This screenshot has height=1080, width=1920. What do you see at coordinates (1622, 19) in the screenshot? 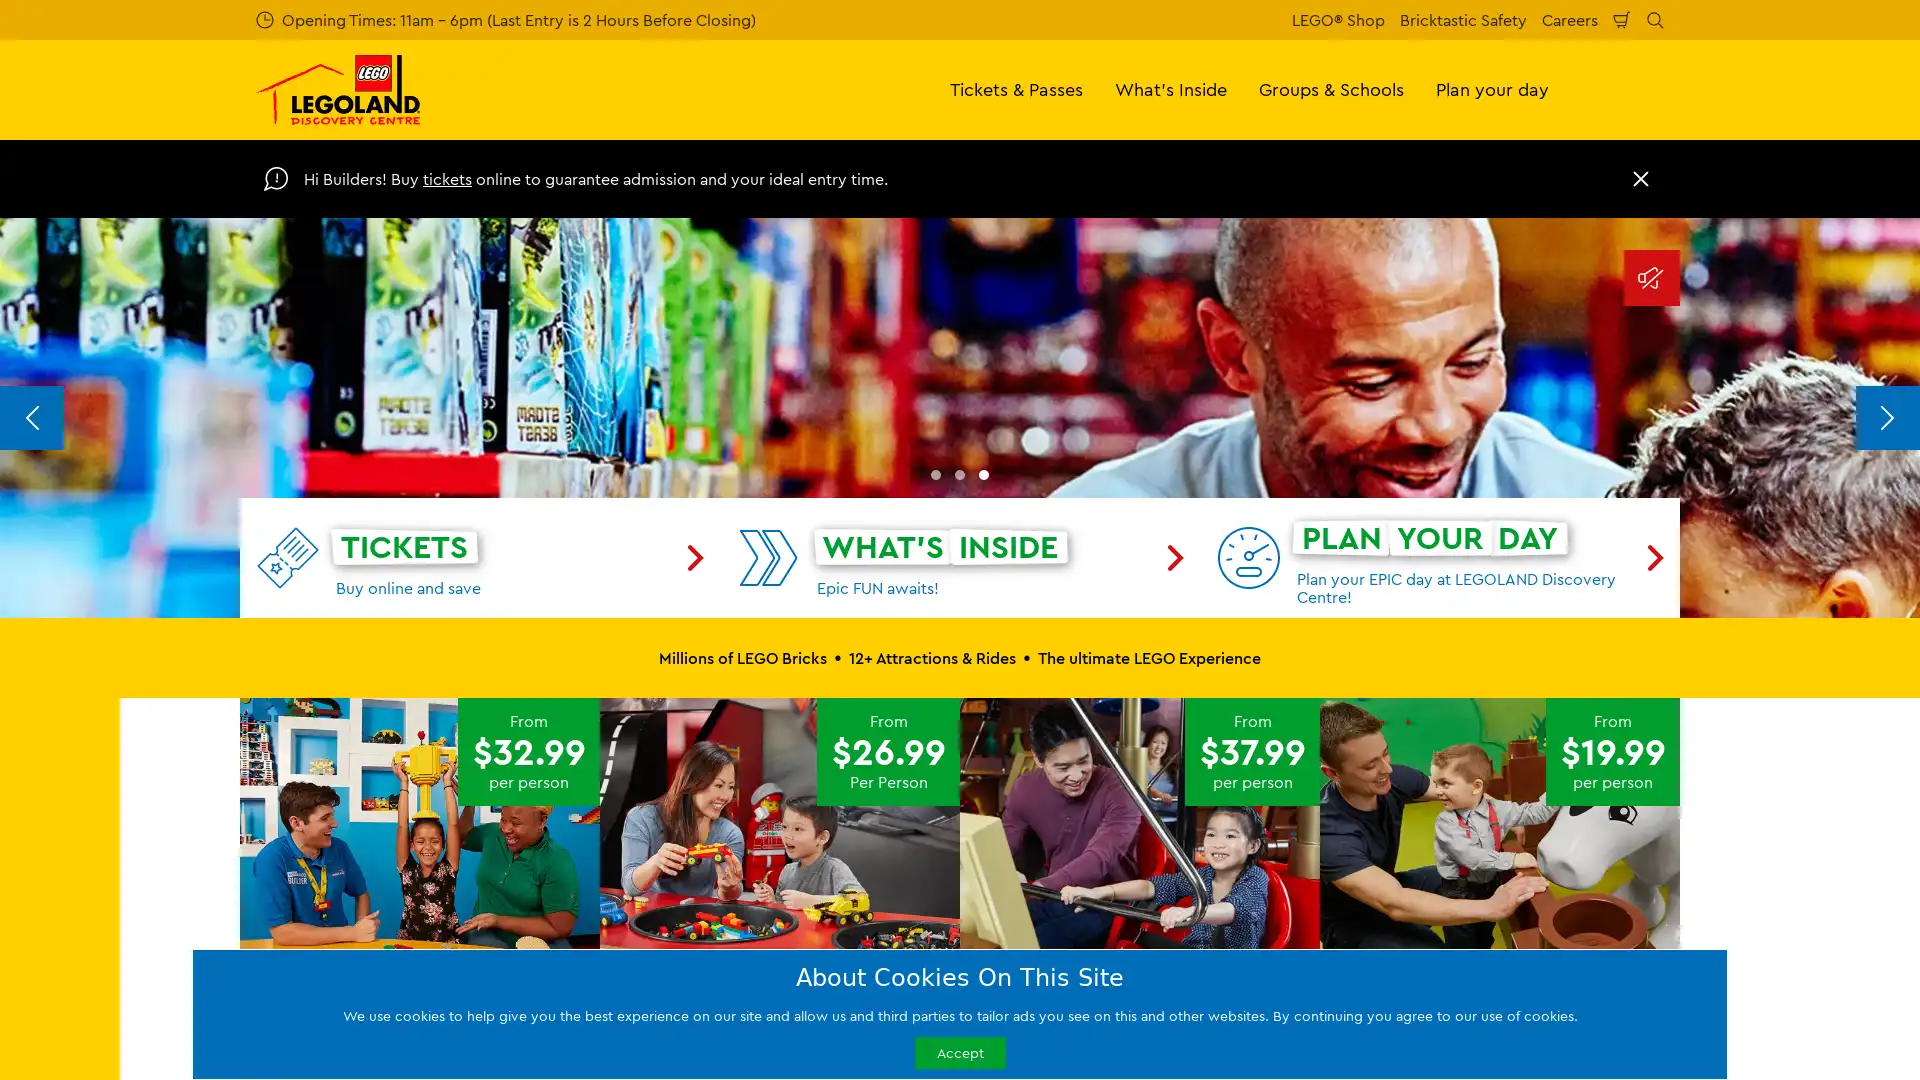
I see `Shopping Cart` at bounding box center [1622, 19].